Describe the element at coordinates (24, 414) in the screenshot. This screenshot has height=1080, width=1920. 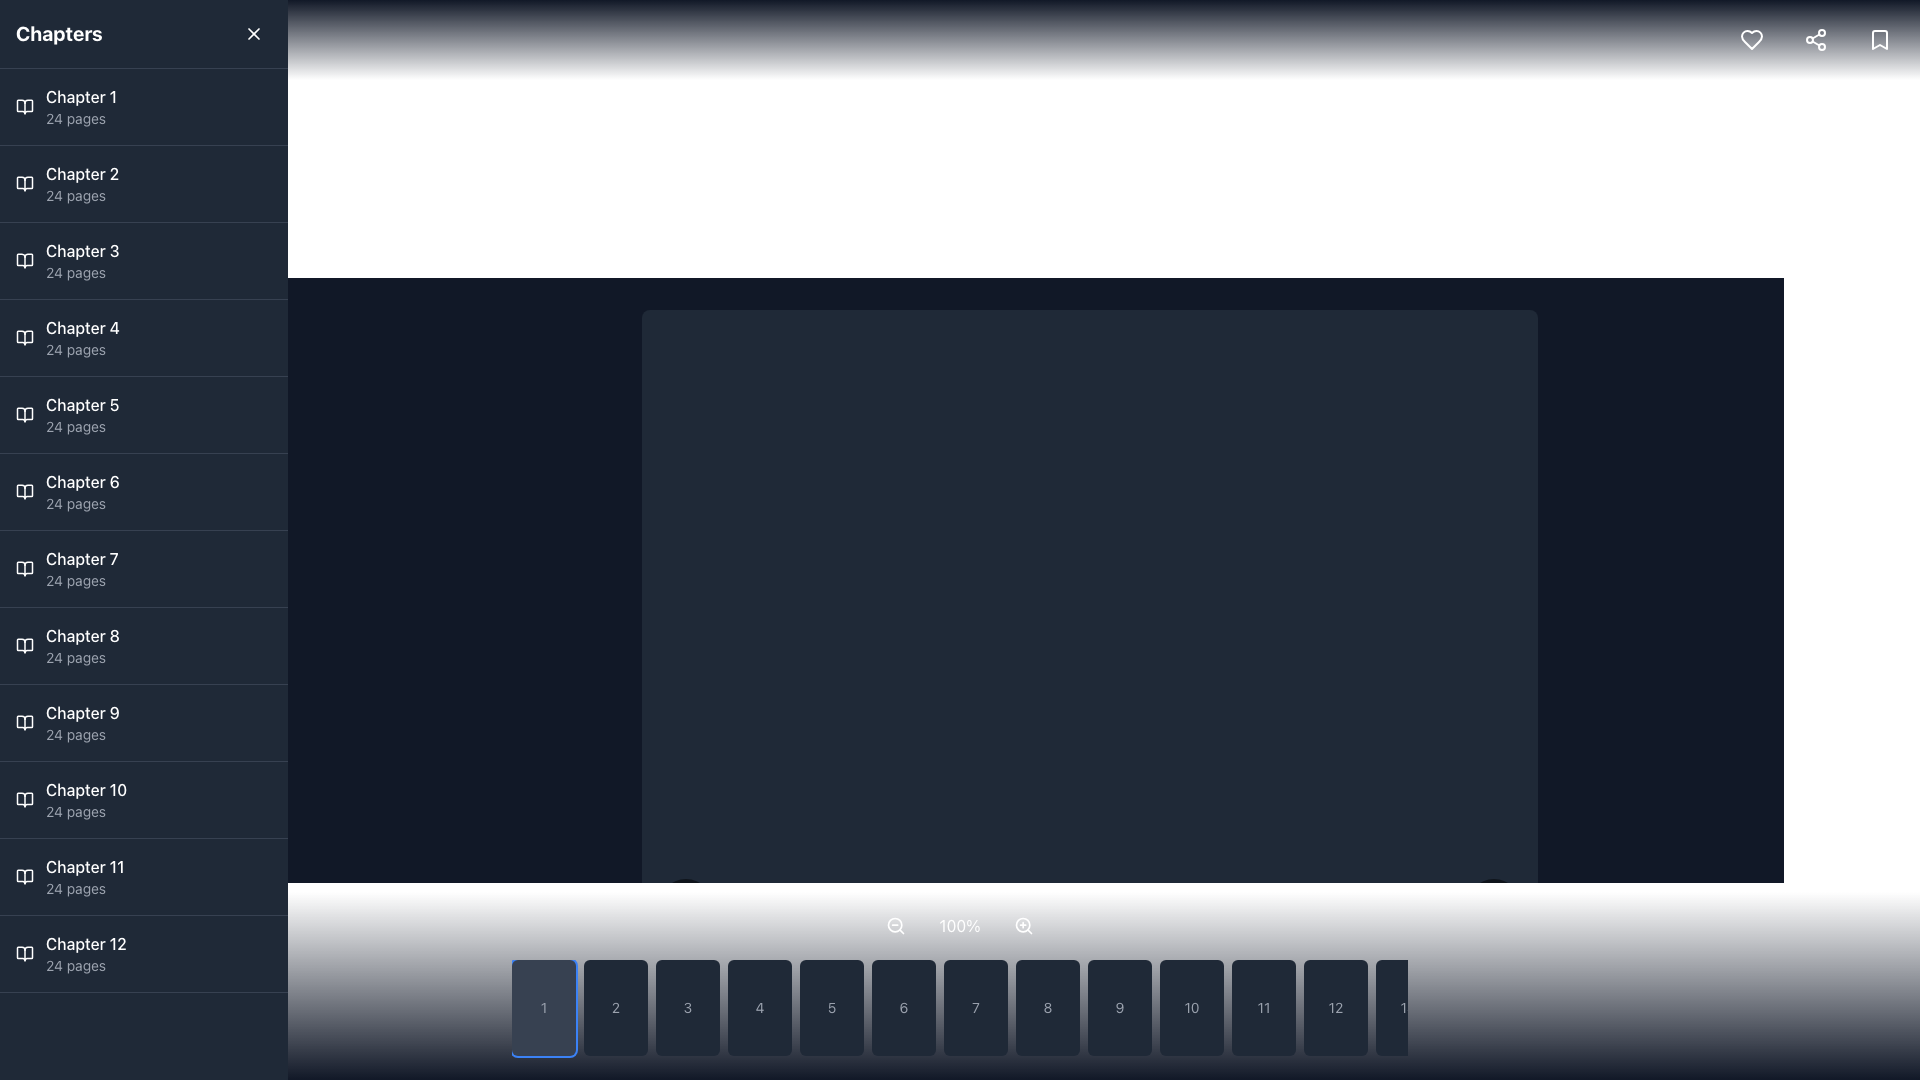
I see `the open book icon corresponding to 'Chapter 5' in the sidebar menu` at that location.